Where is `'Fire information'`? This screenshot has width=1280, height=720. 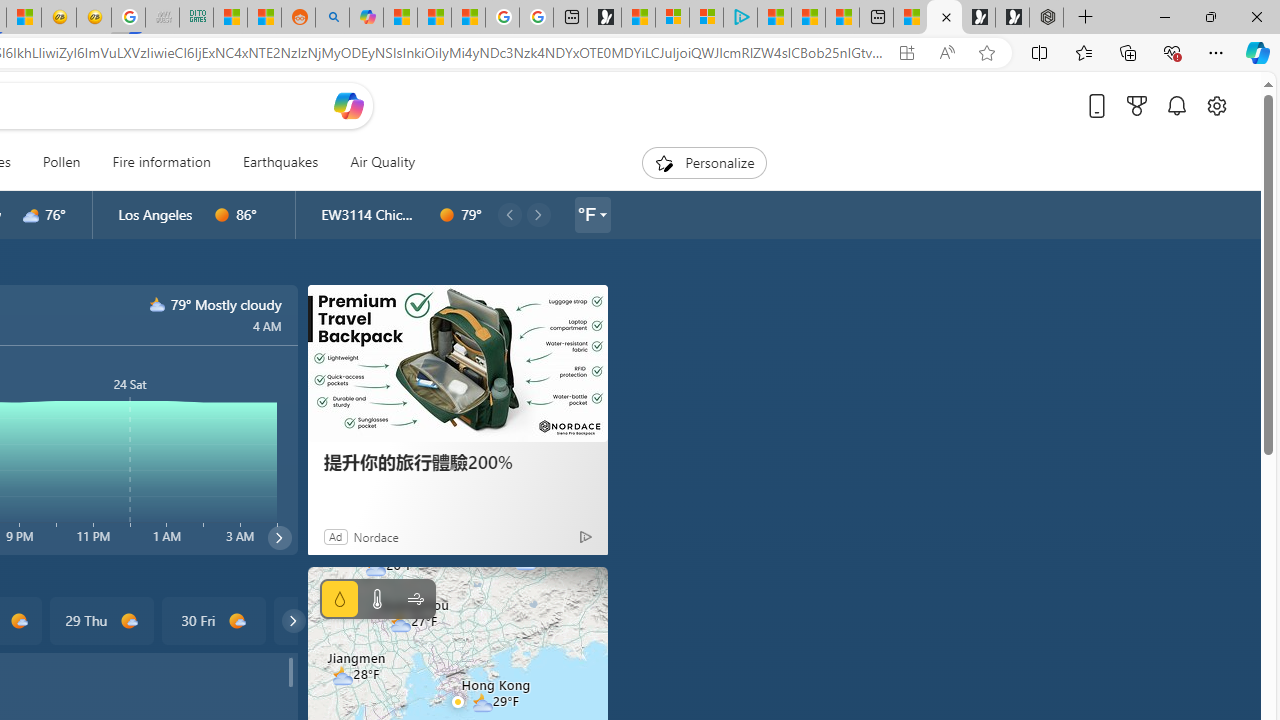
'Fire information' is located at coordinates (161, 162).